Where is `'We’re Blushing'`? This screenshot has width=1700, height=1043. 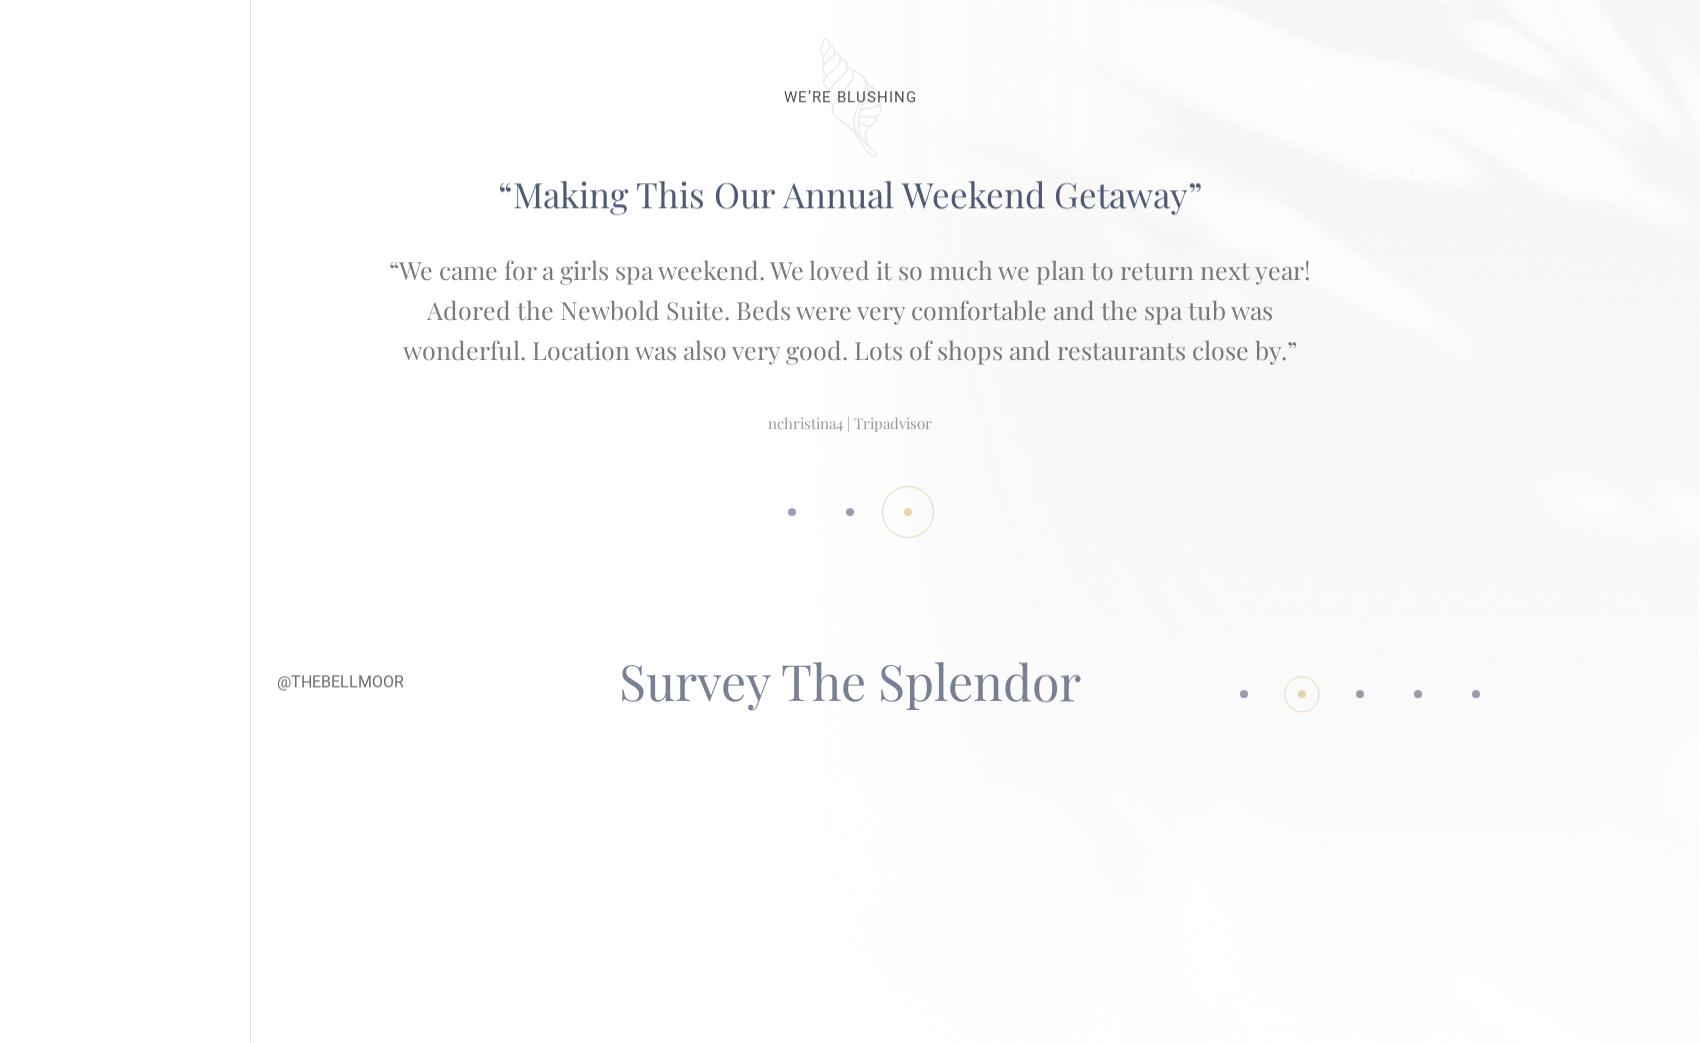
'We’re Blushing' is located at coordinates (782, 76).